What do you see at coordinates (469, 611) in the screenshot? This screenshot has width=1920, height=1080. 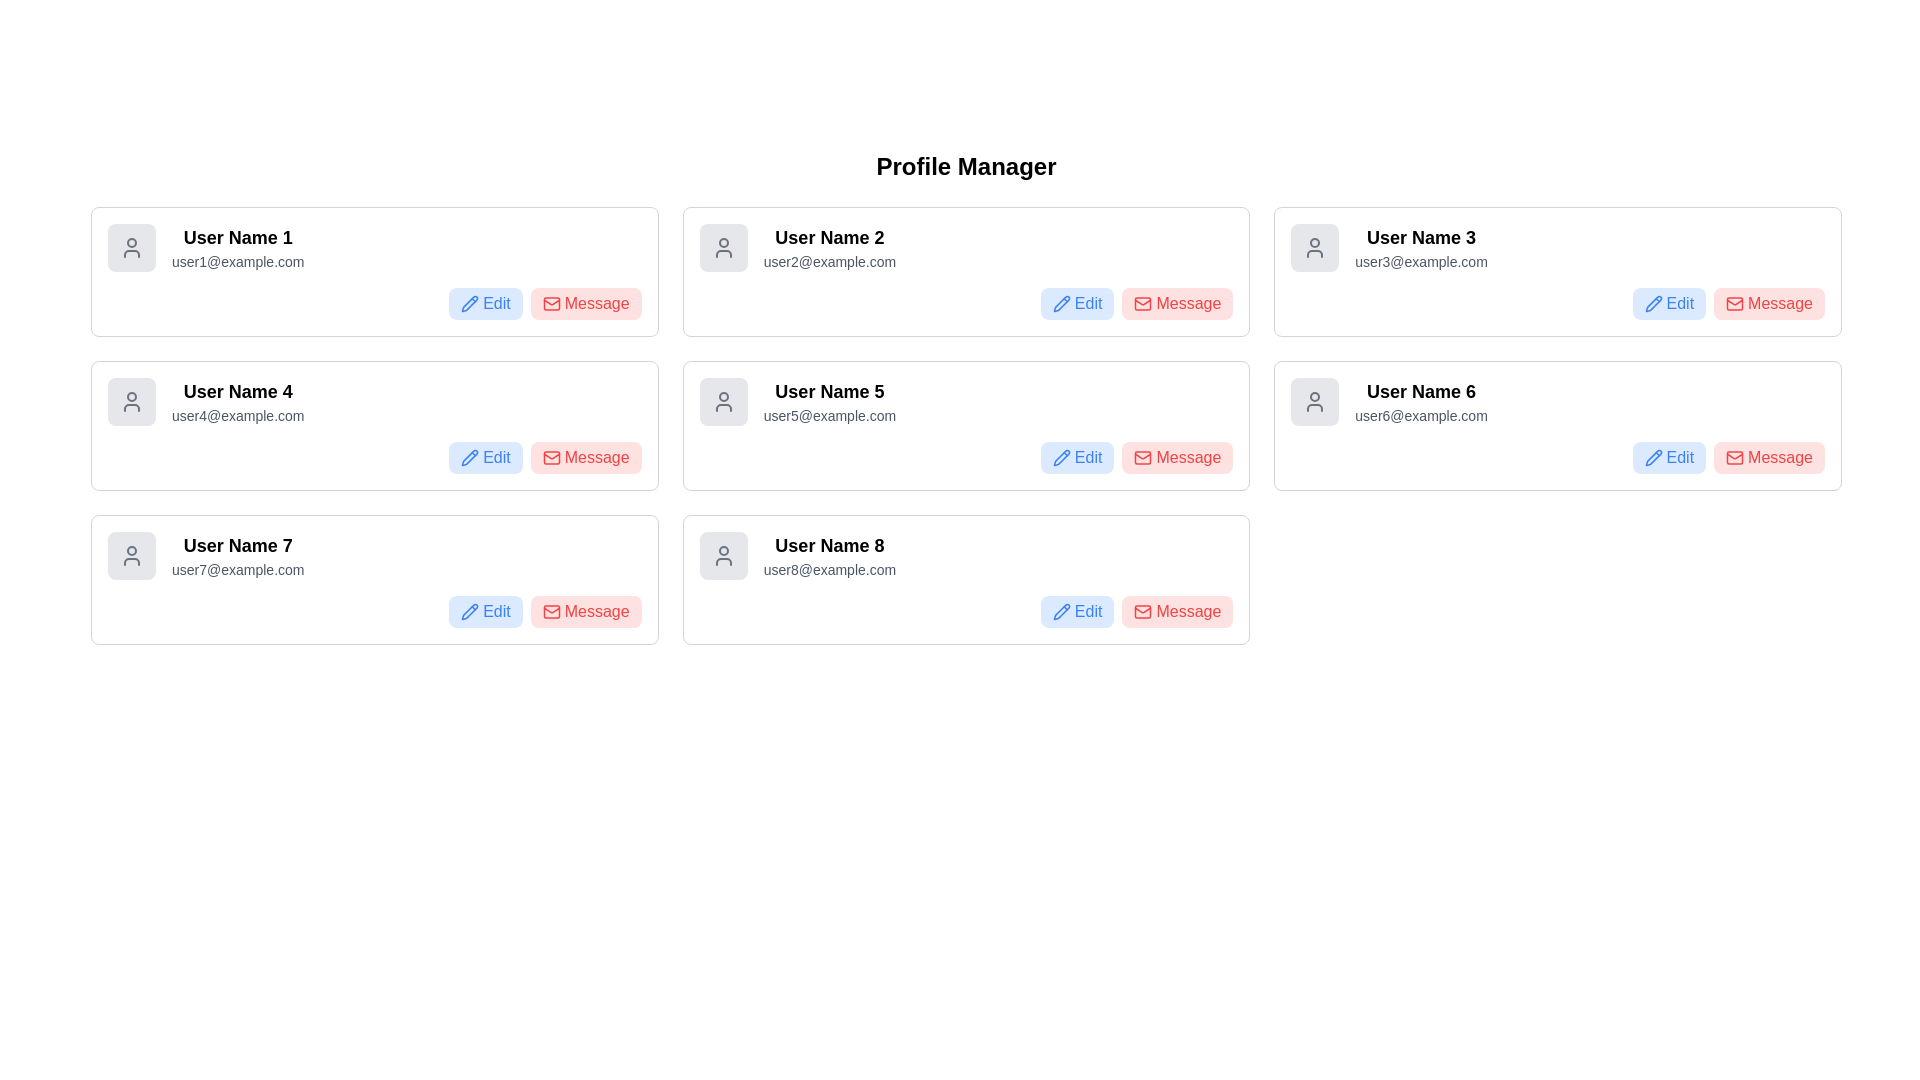 I see `the blue pen icon within the 'Edit' button next to 'User Name 7' to initiate the editing process` at bounding box center [469, 611].